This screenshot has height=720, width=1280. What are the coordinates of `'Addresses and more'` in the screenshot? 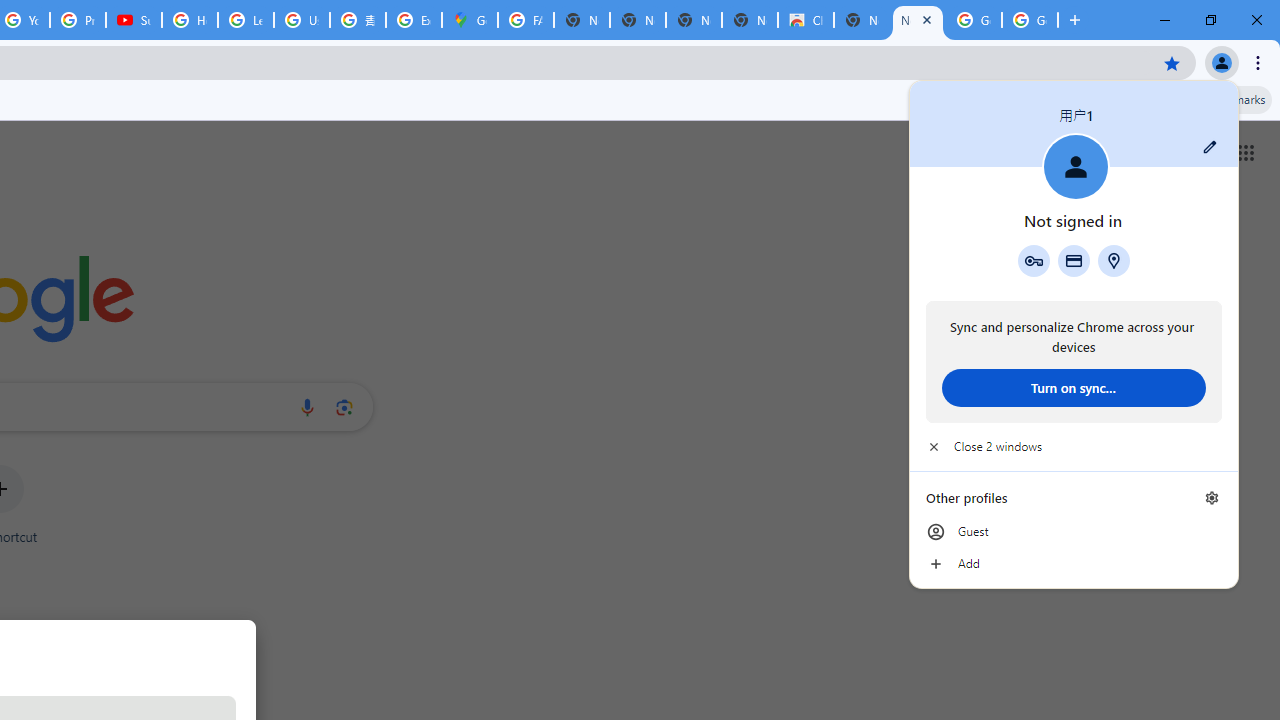 It's located at (1113, 260).